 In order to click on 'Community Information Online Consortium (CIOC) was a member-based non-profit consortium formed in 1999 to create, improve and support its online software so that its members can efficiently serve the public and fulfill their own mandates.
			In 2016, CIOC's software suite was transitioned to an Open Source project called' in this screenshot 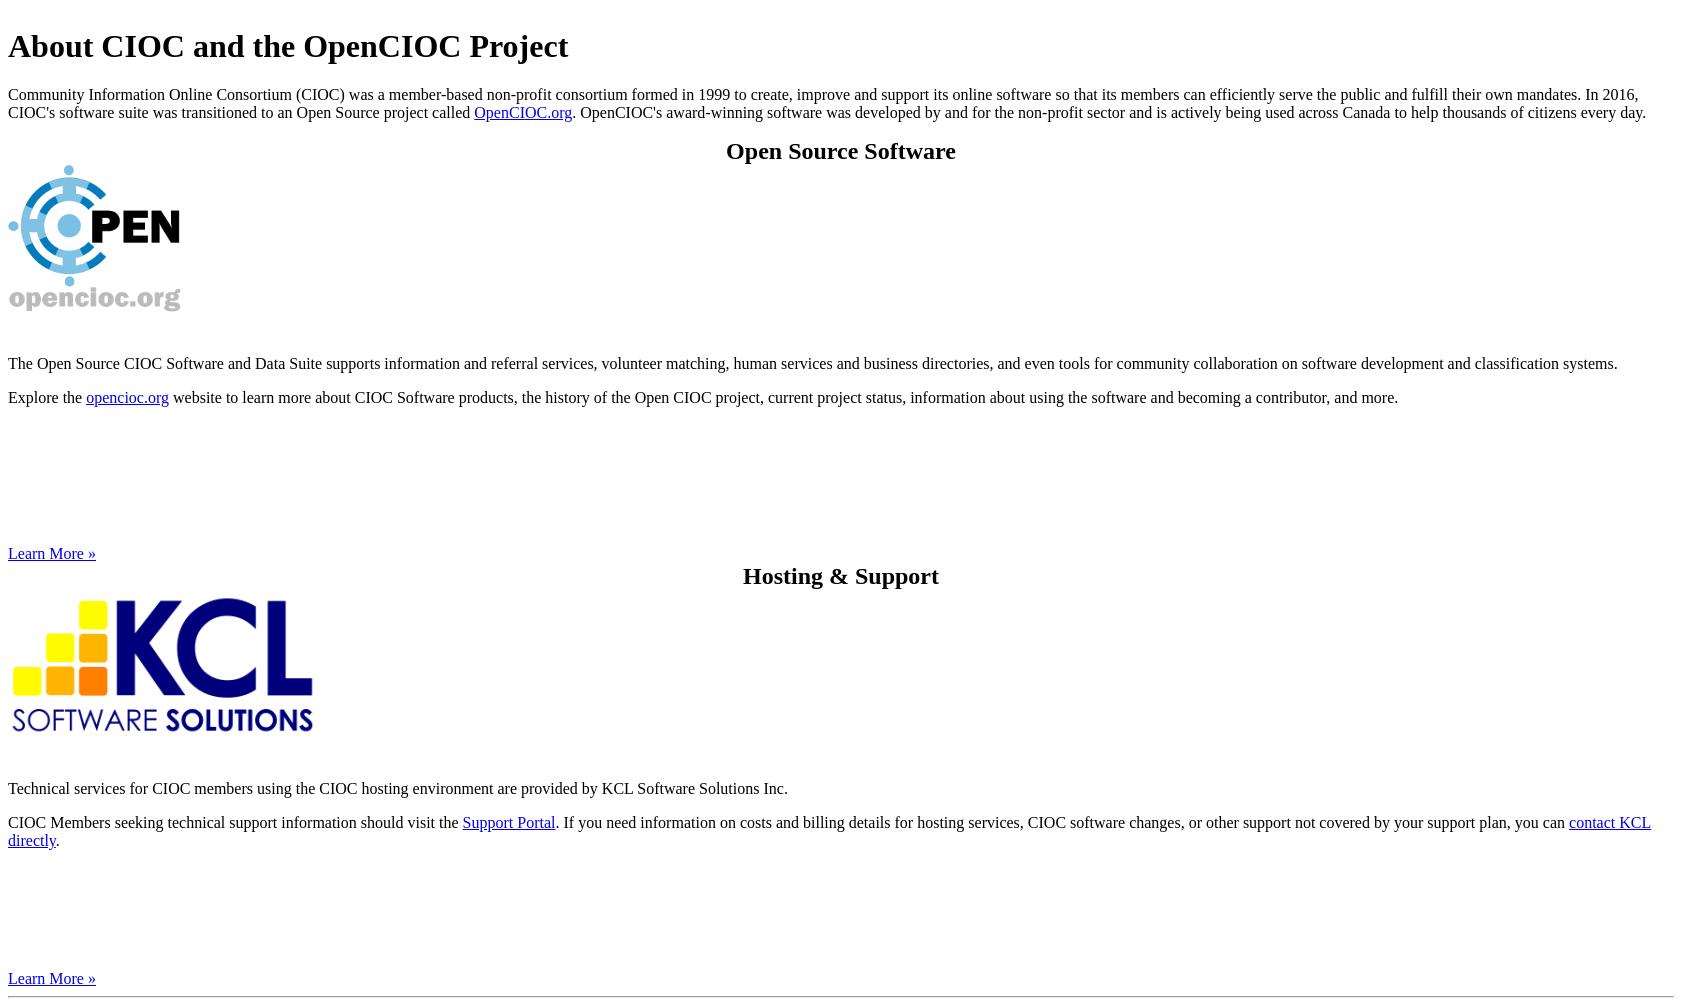, I will do `click(823, 102)`.